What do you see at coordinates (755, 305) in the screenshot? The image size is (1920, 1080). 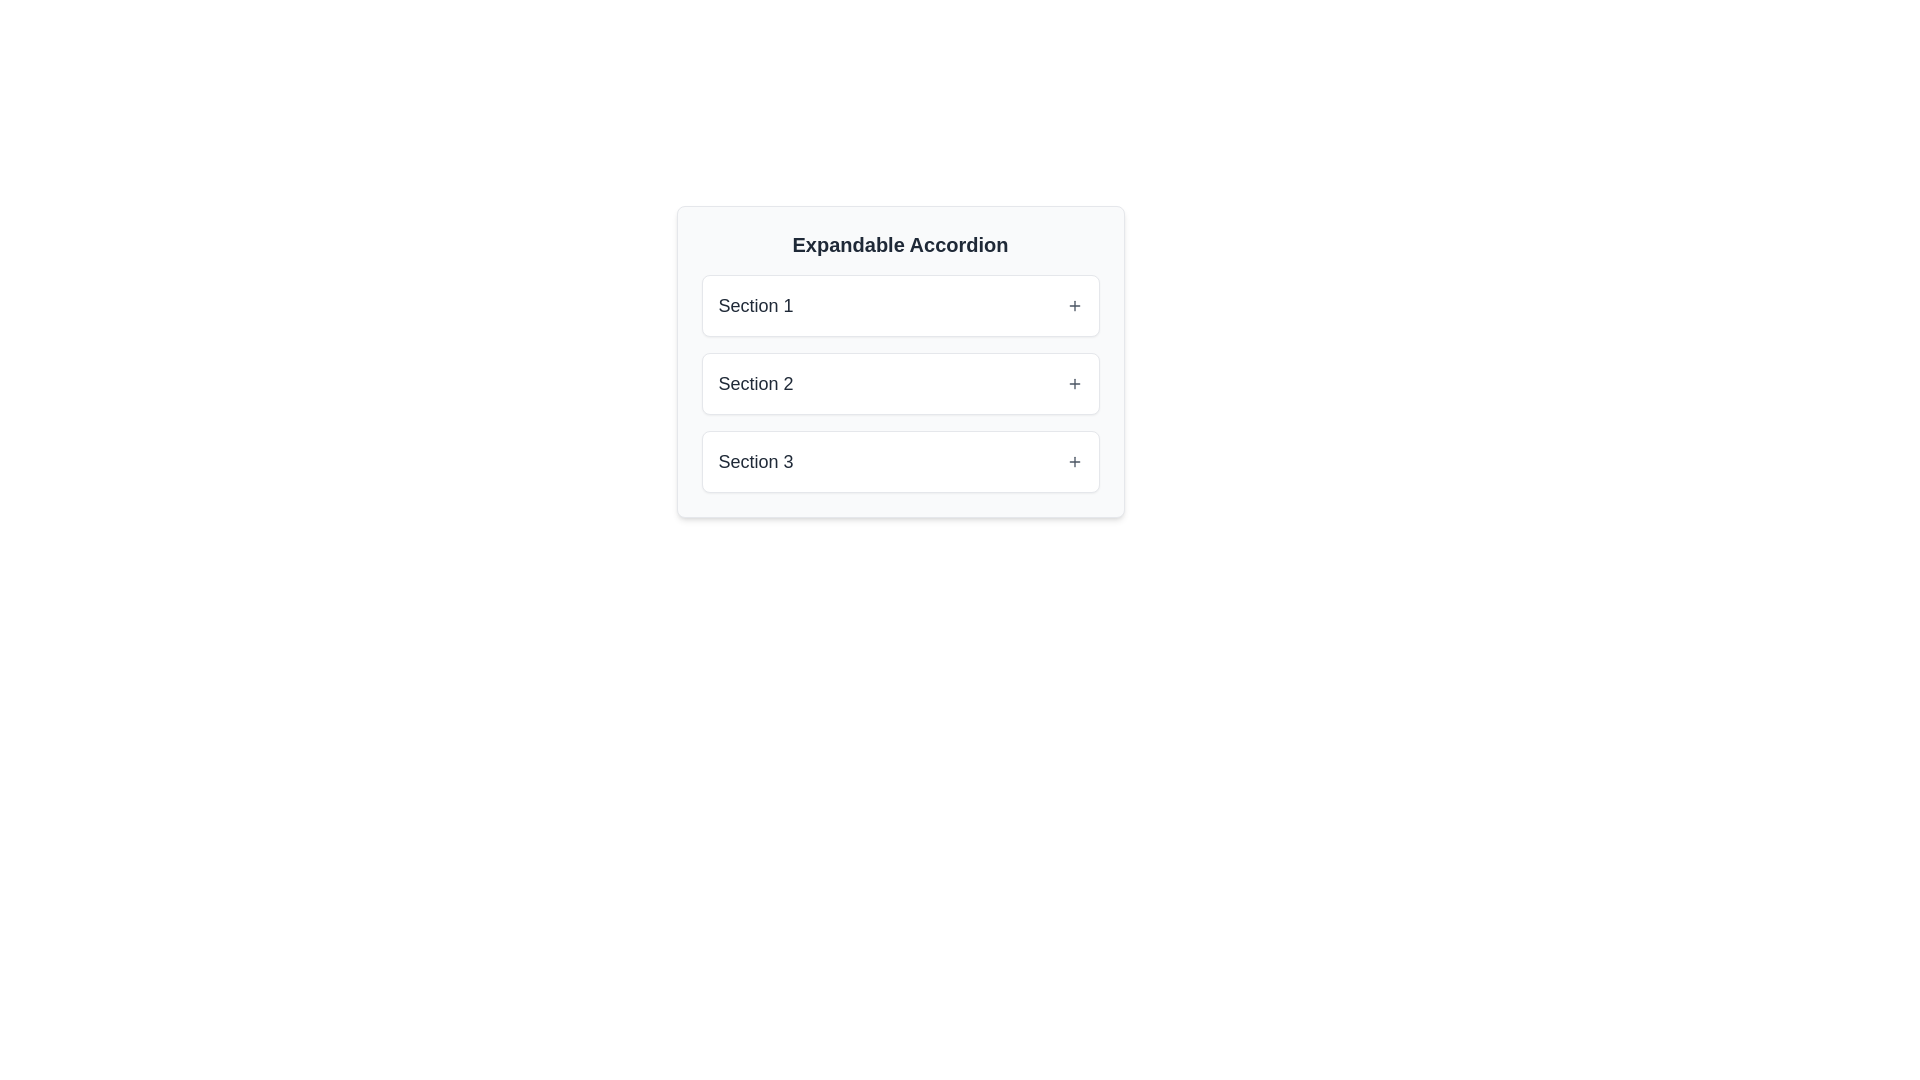 I see `the first Text Label of the expandable accordion, which indicates the content of the section when expanded` at bounding box center [755, 305].